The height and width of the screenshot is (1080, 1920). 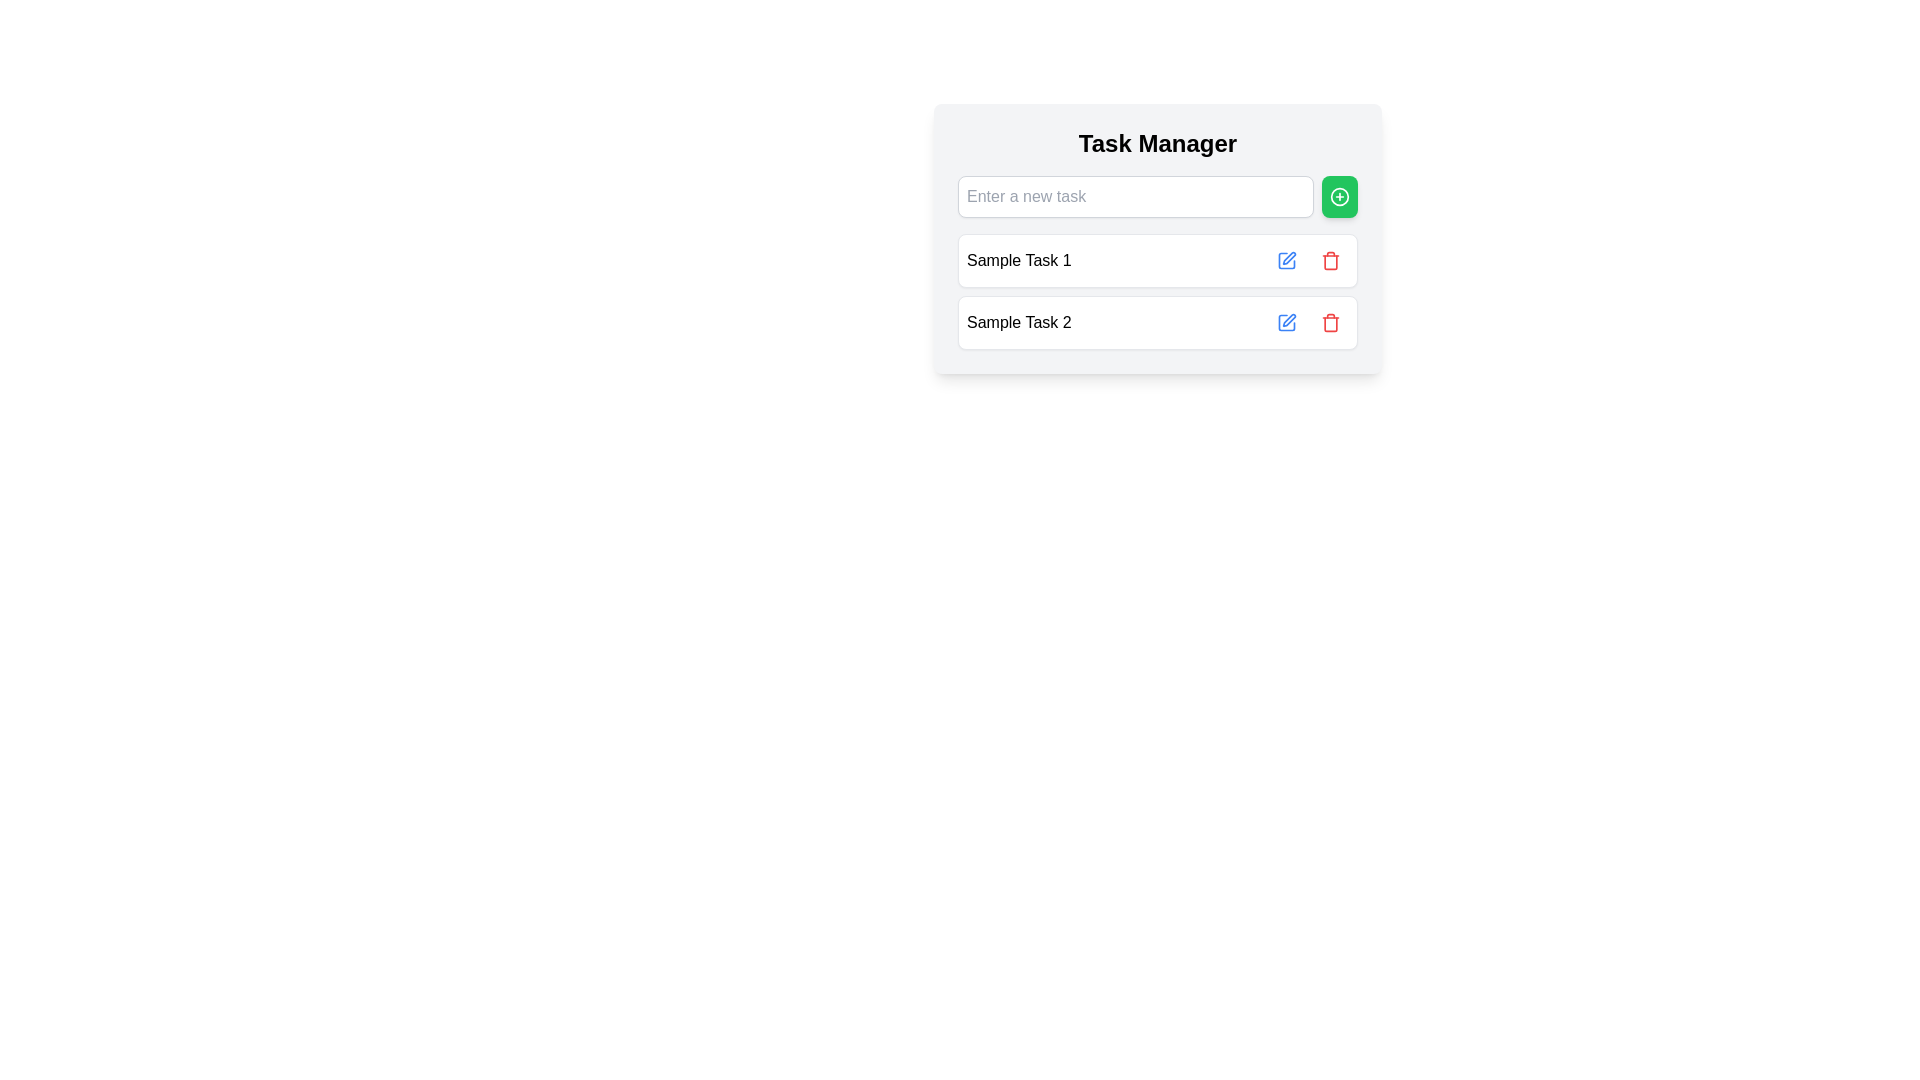 I want to click on the red trash can icon button located at the bottom right of the 'Sample Task 2' row, so click(x=1330, y=322).